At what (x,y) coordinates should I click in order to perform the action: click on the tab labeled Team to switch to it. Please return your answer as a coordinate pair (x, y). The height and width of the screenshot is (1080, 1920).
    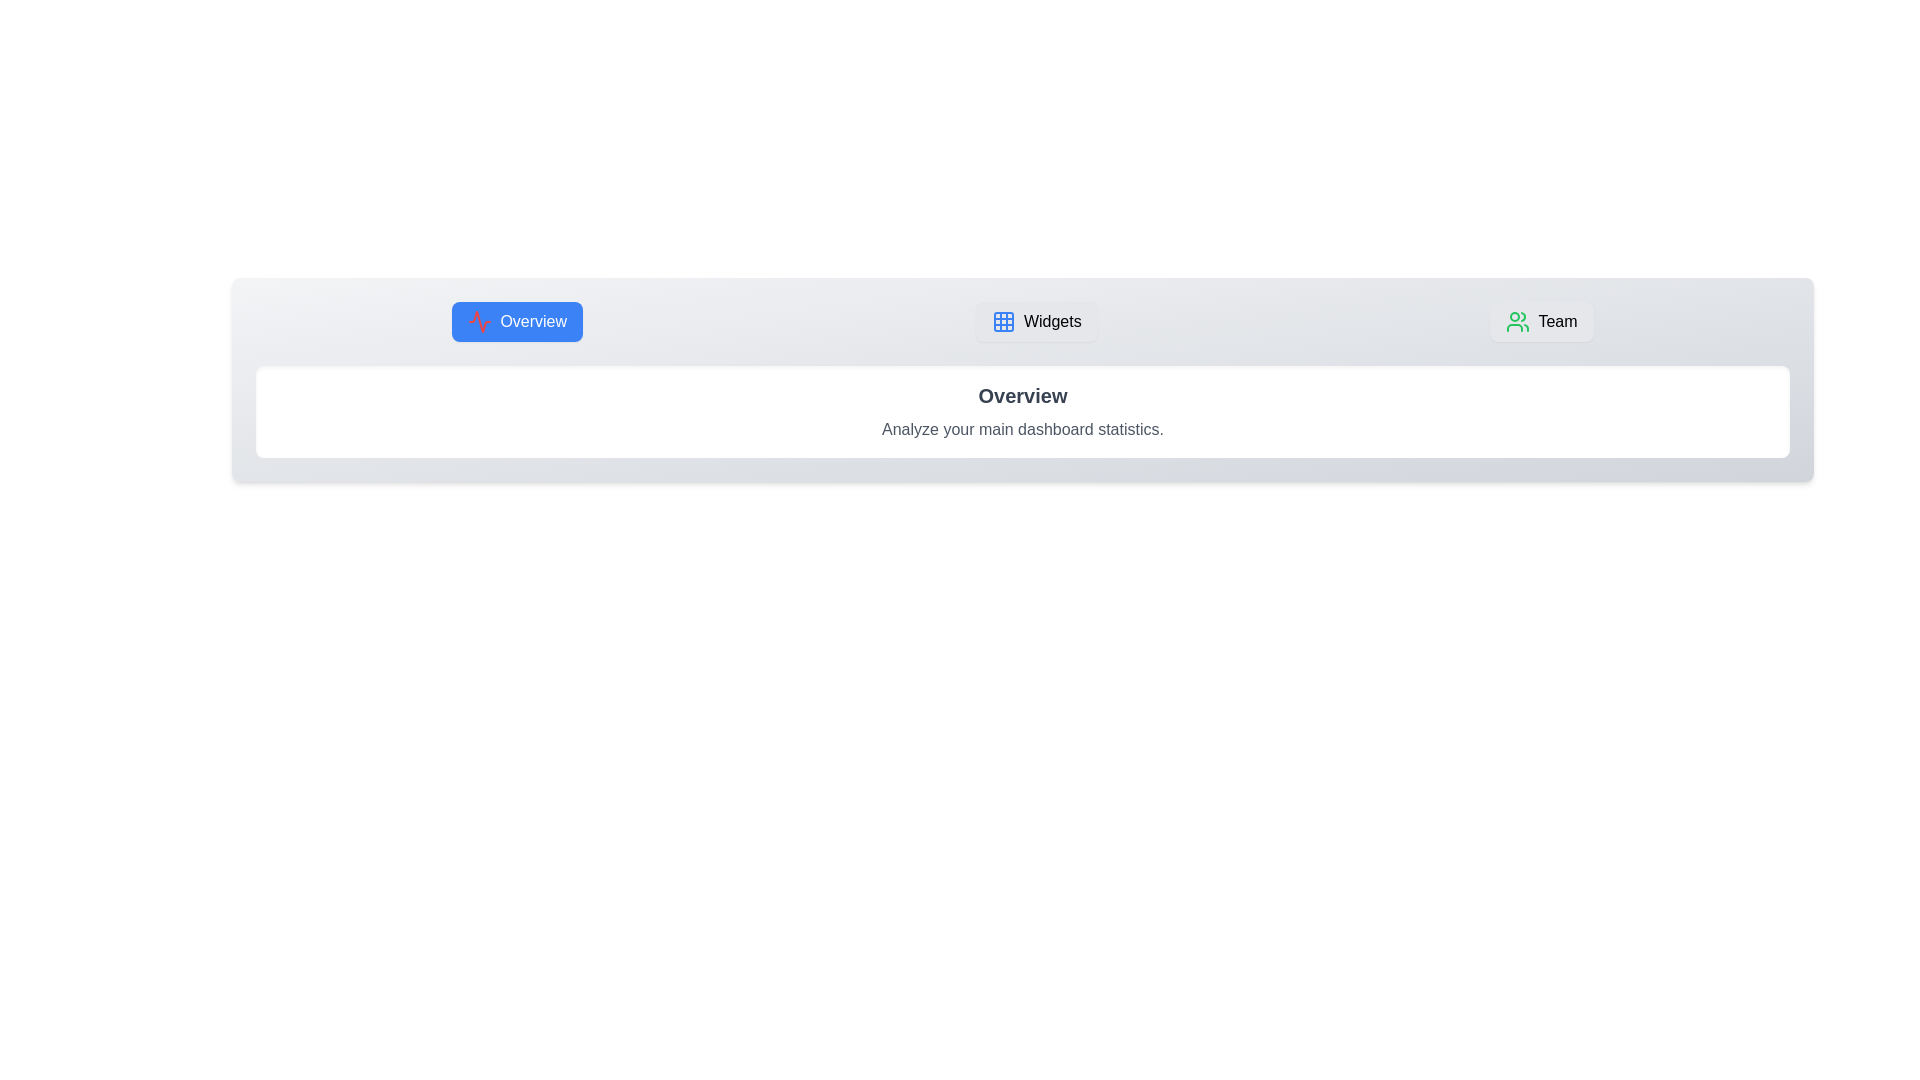
    Looking at the image, I should click on (1540, 320).